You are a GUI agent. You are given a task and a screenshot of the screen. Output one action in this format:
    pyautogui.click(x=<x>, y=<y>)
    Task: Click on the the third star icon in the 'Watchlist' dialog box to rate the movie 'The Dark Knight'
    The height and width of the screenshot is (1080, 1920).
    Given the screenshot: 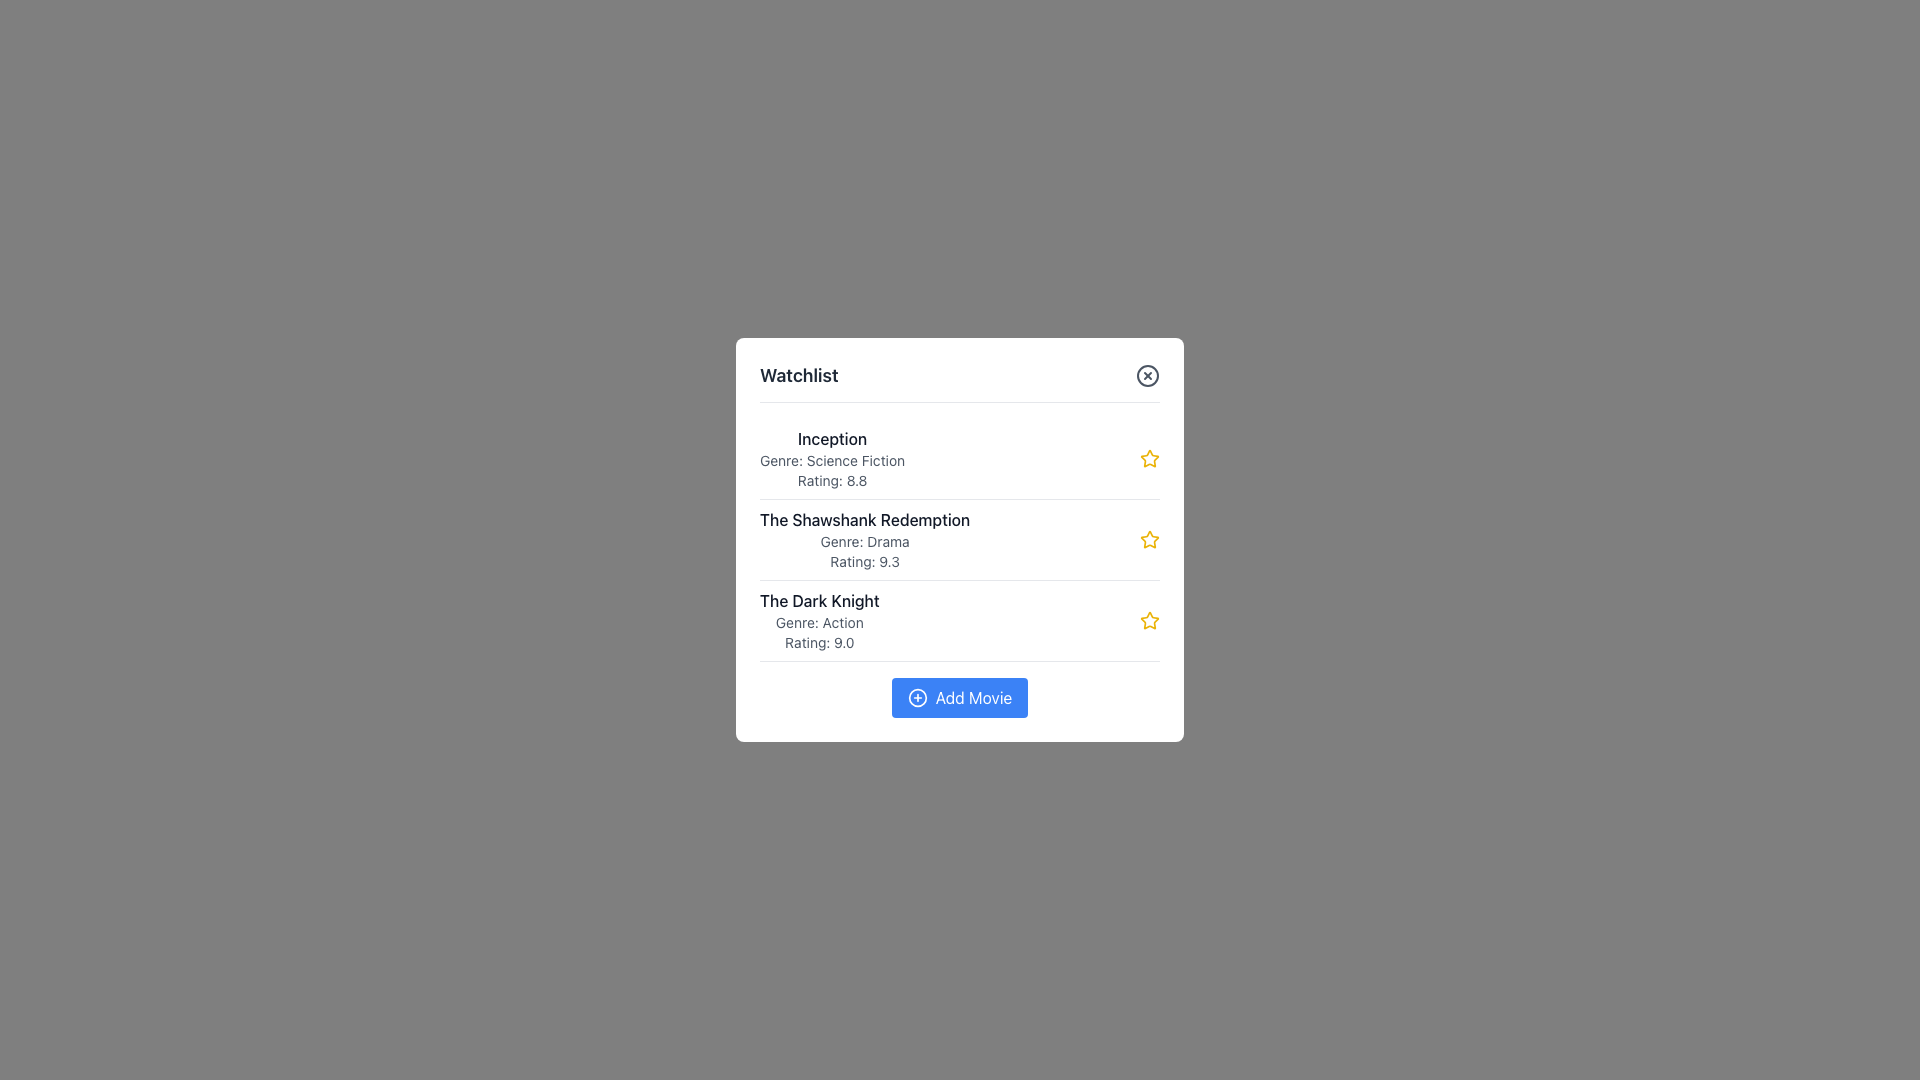 What is the action you would take?
    pyautogui.click(x=1150, y=620)
    